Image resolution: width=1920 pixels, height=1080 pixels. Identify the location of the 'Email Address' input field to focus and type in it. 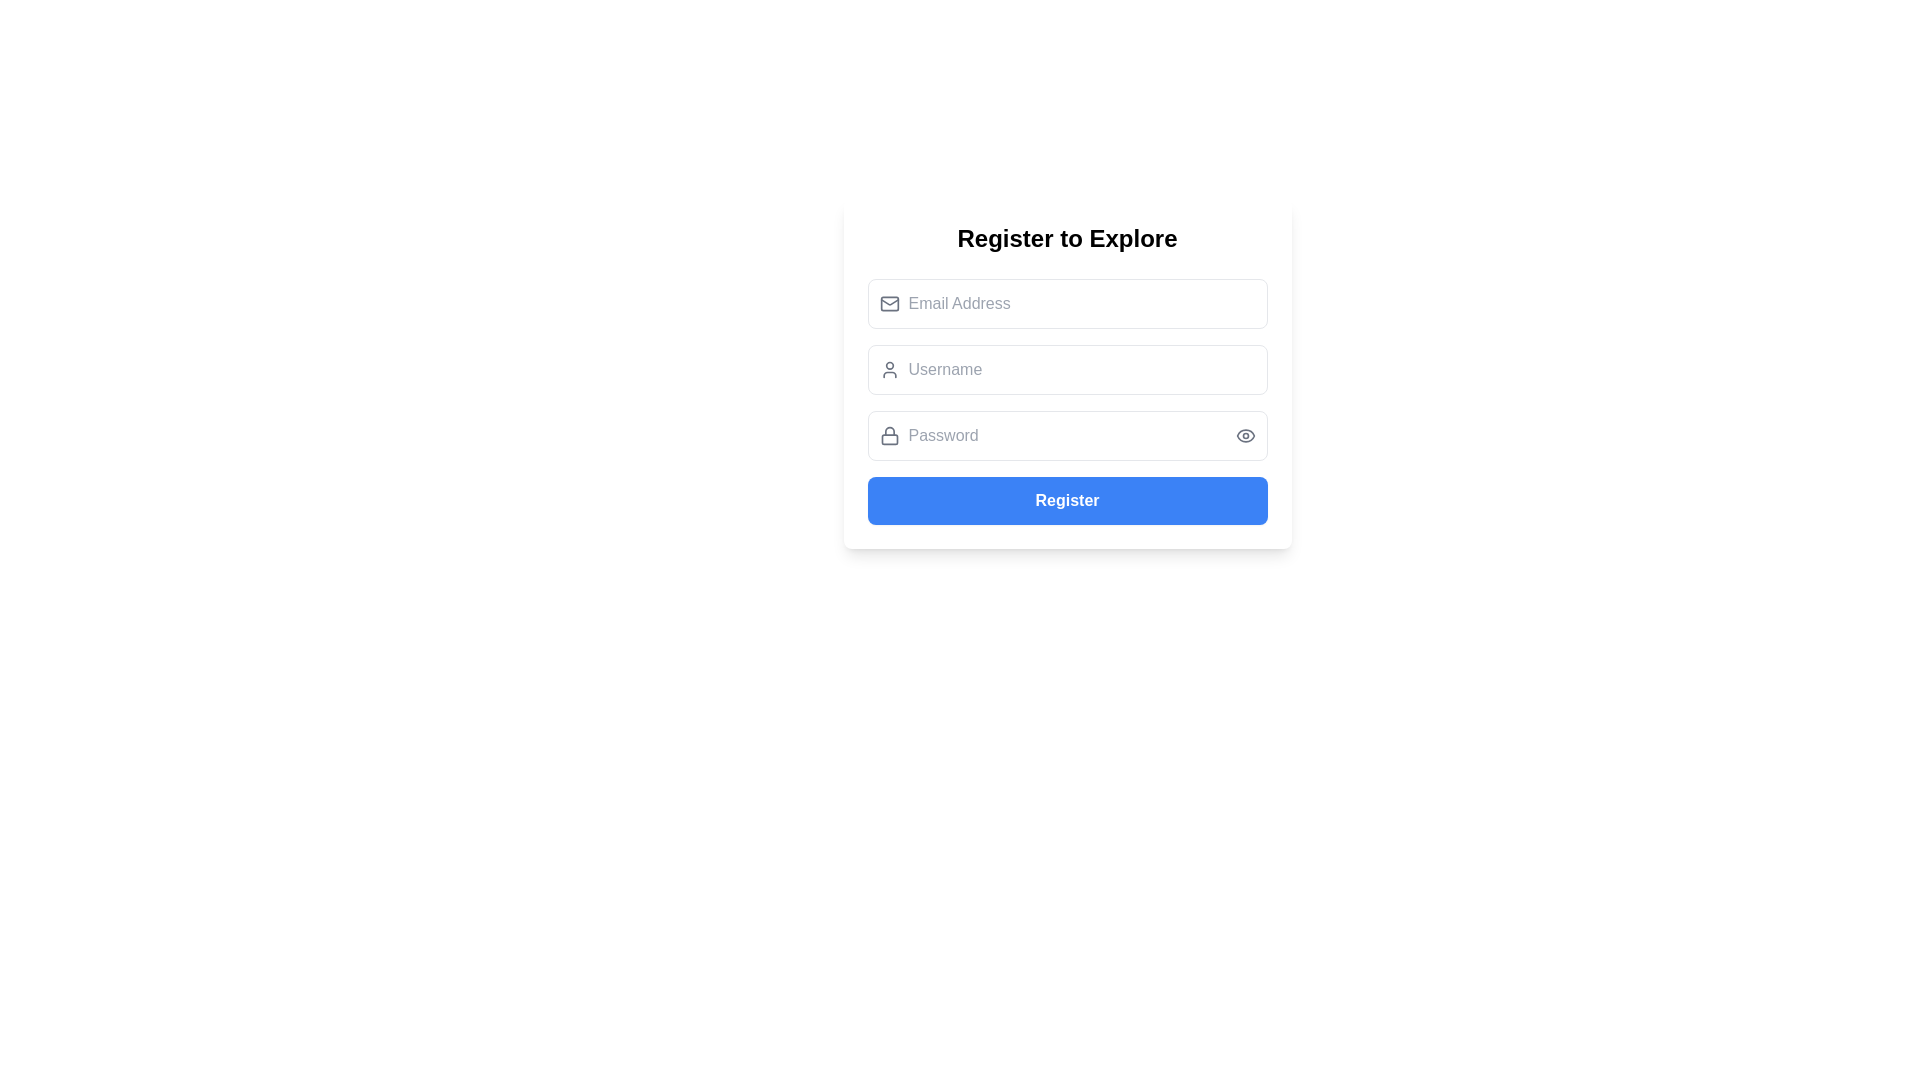
(1066, 304).